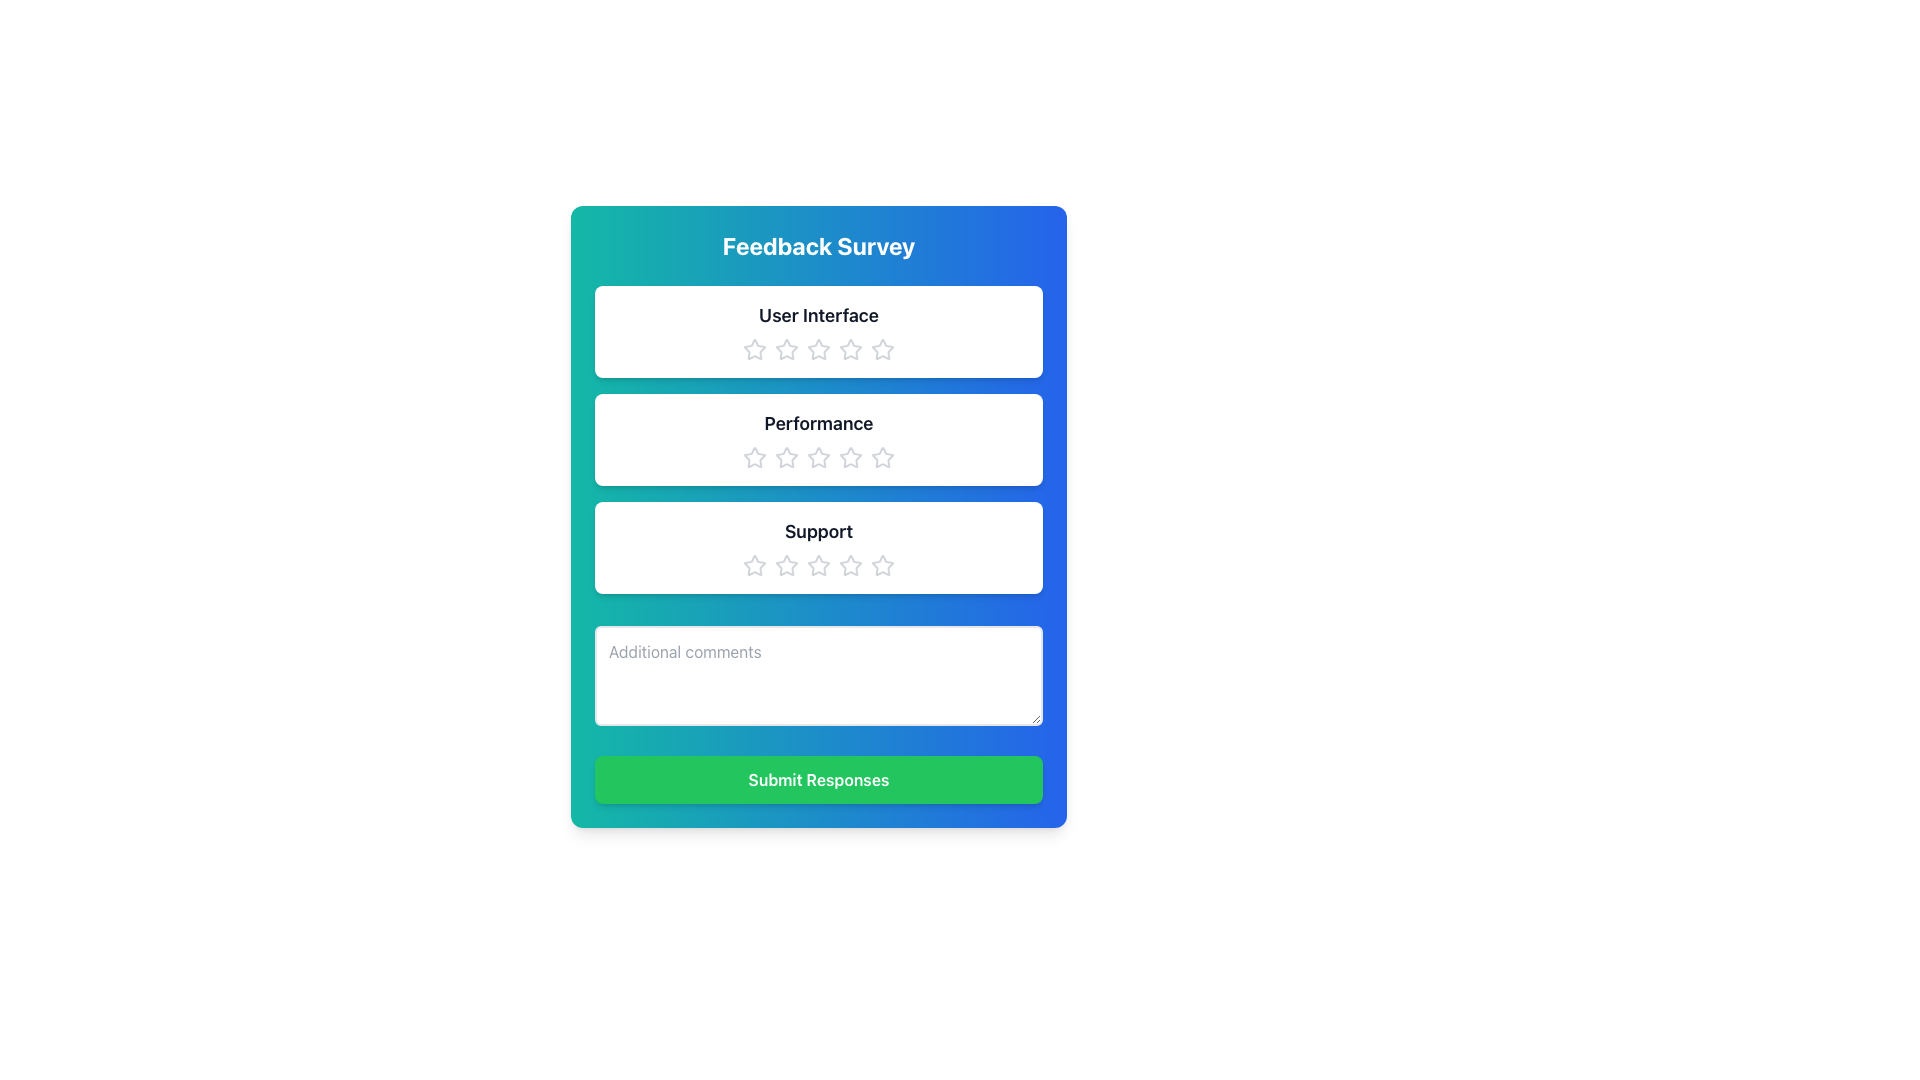 This screenshot has width=1920, height=1080. I want to click on the second star in the five-star rating bar under the 'User Interface' feedback section, so click(882, 348).